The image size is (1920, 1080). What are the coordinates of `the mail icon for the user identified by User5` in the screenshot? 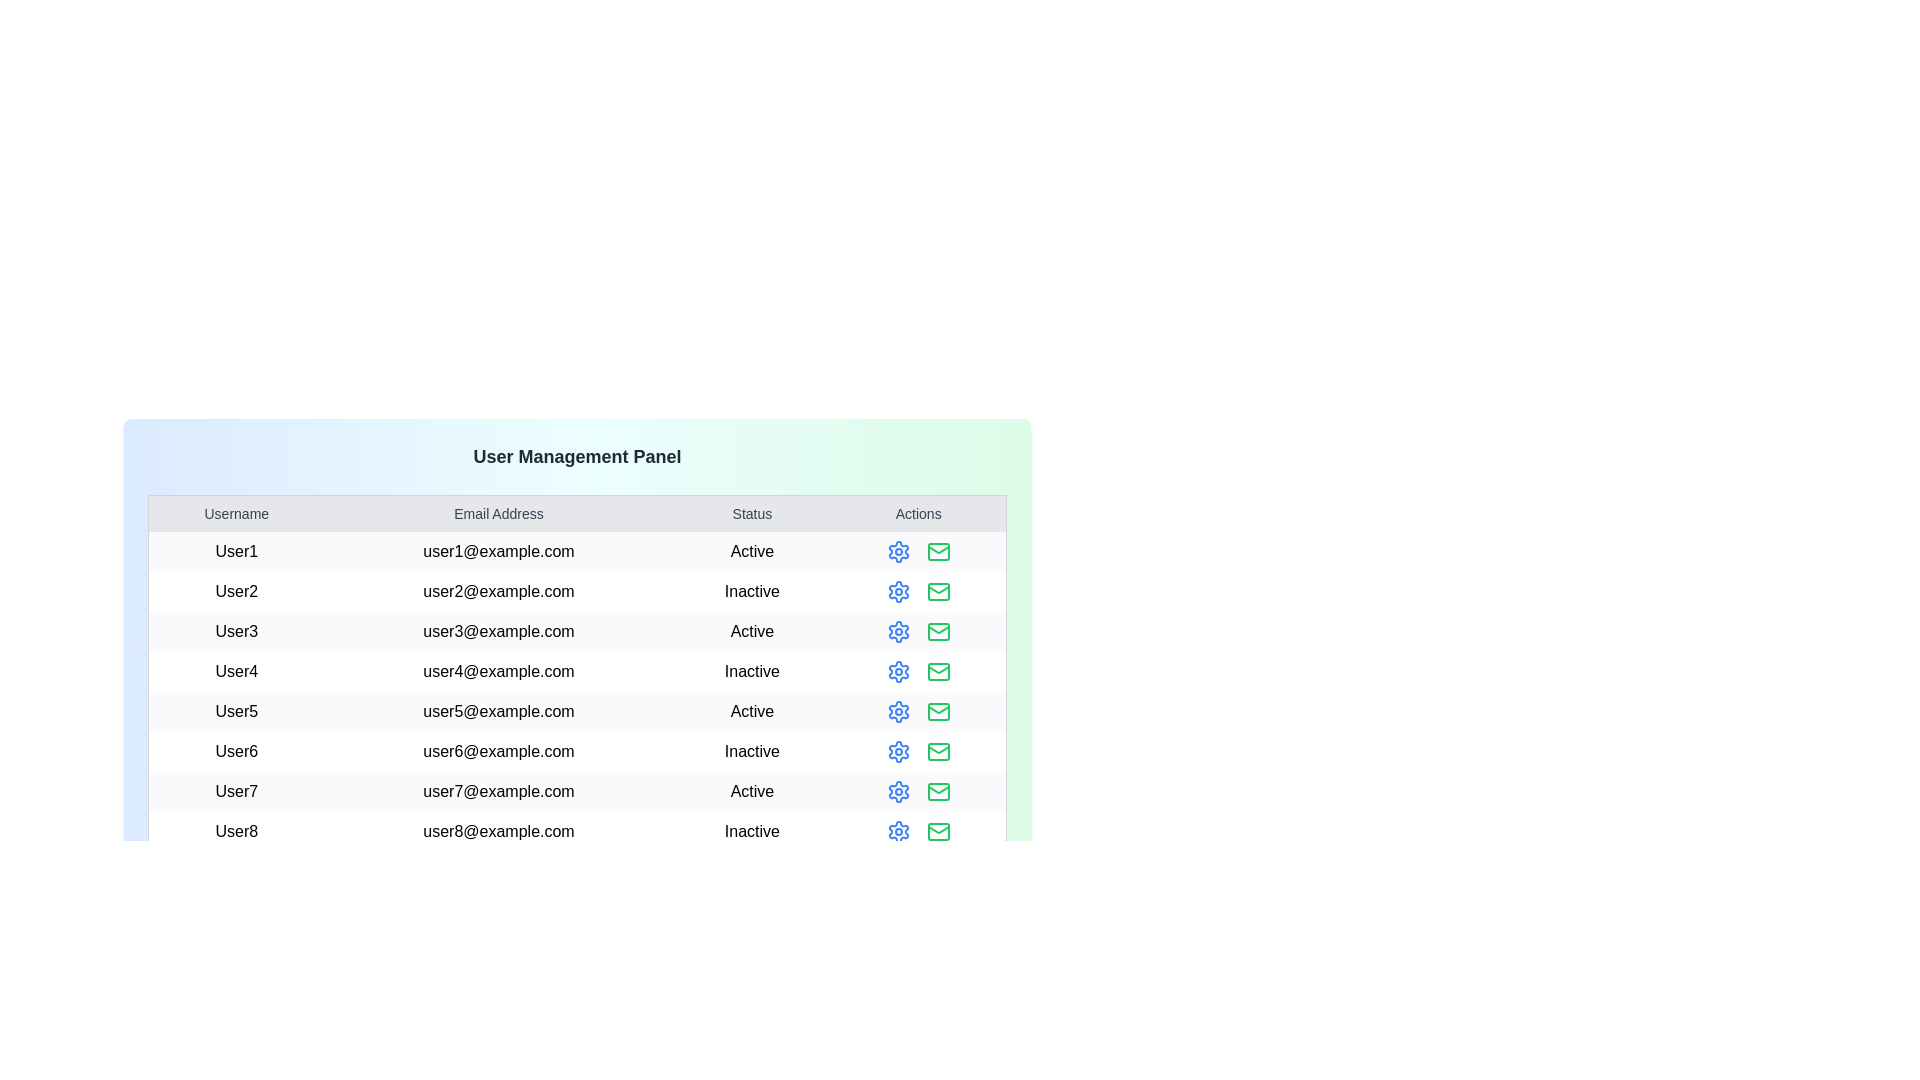 It's located at (937, 711).